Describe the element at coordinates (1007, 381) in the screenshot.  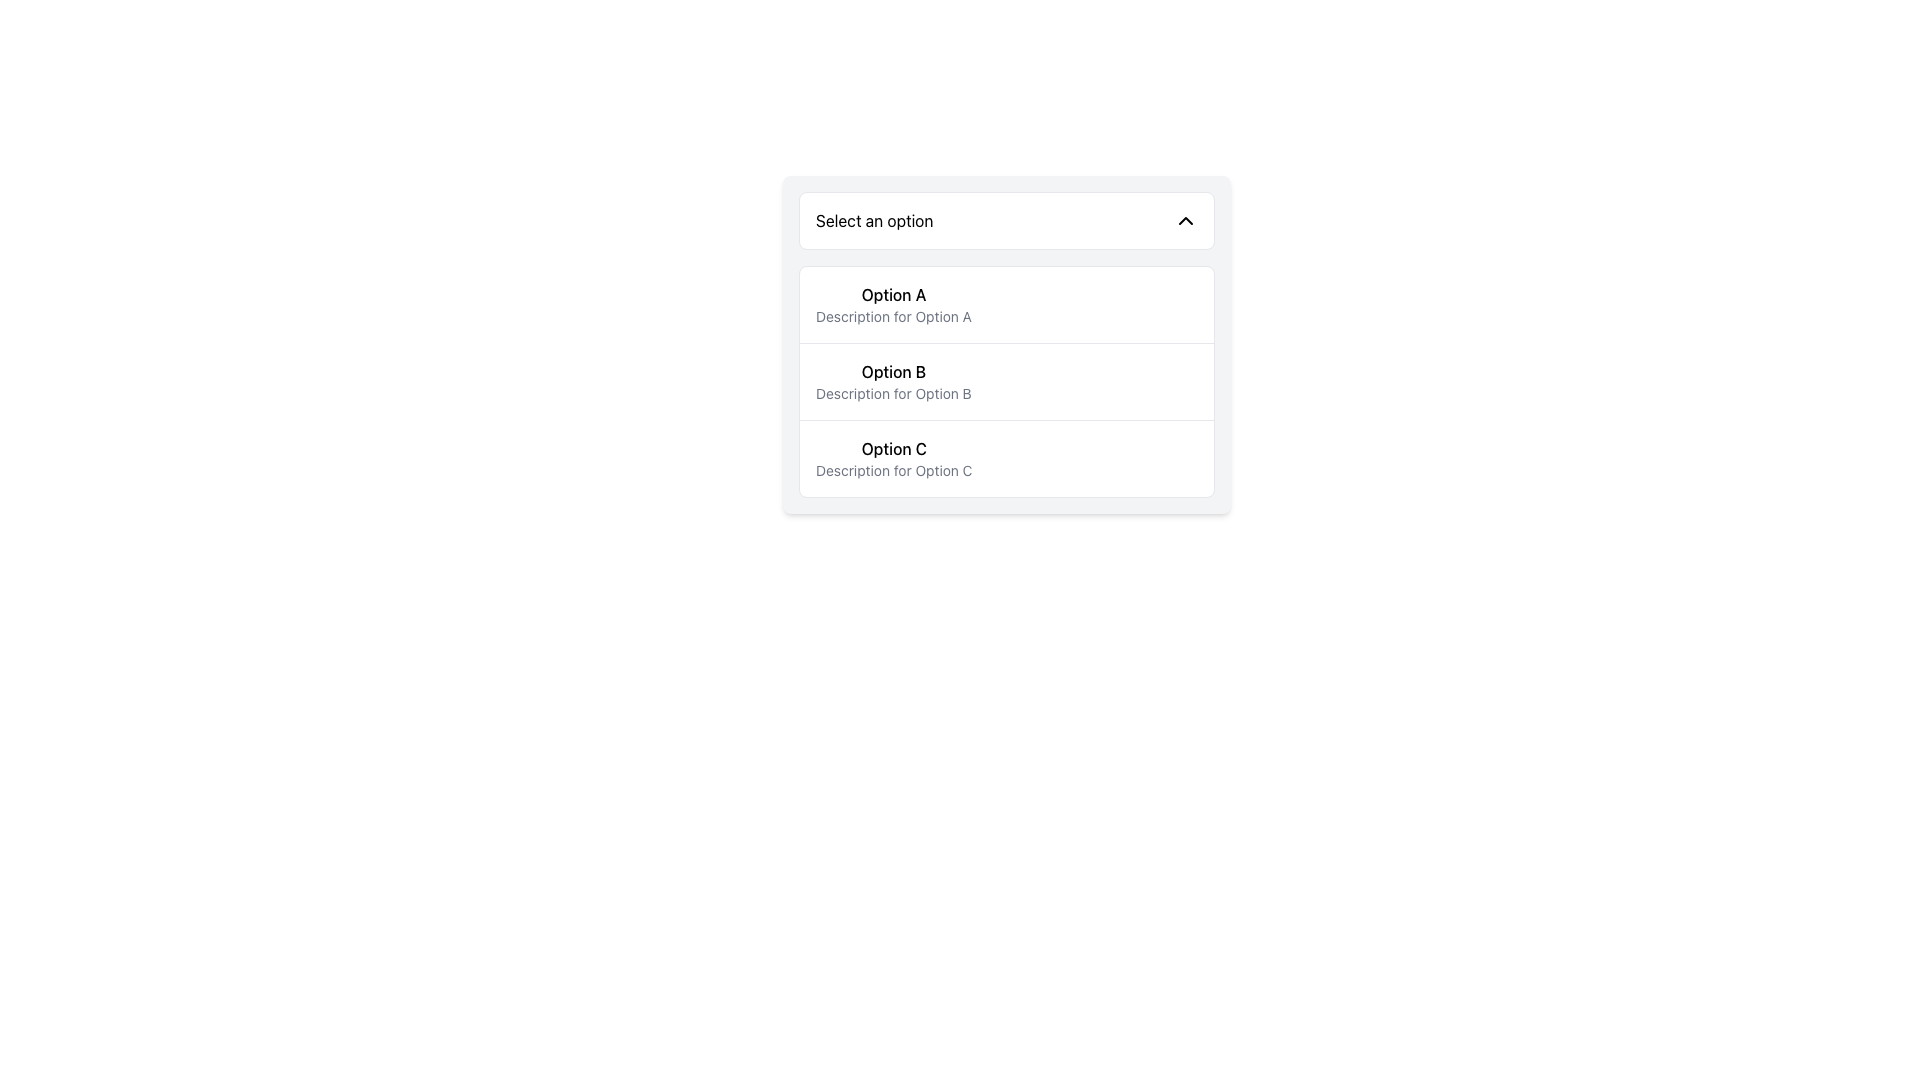
I see `the second selectable option in the dropdown list` at that location.